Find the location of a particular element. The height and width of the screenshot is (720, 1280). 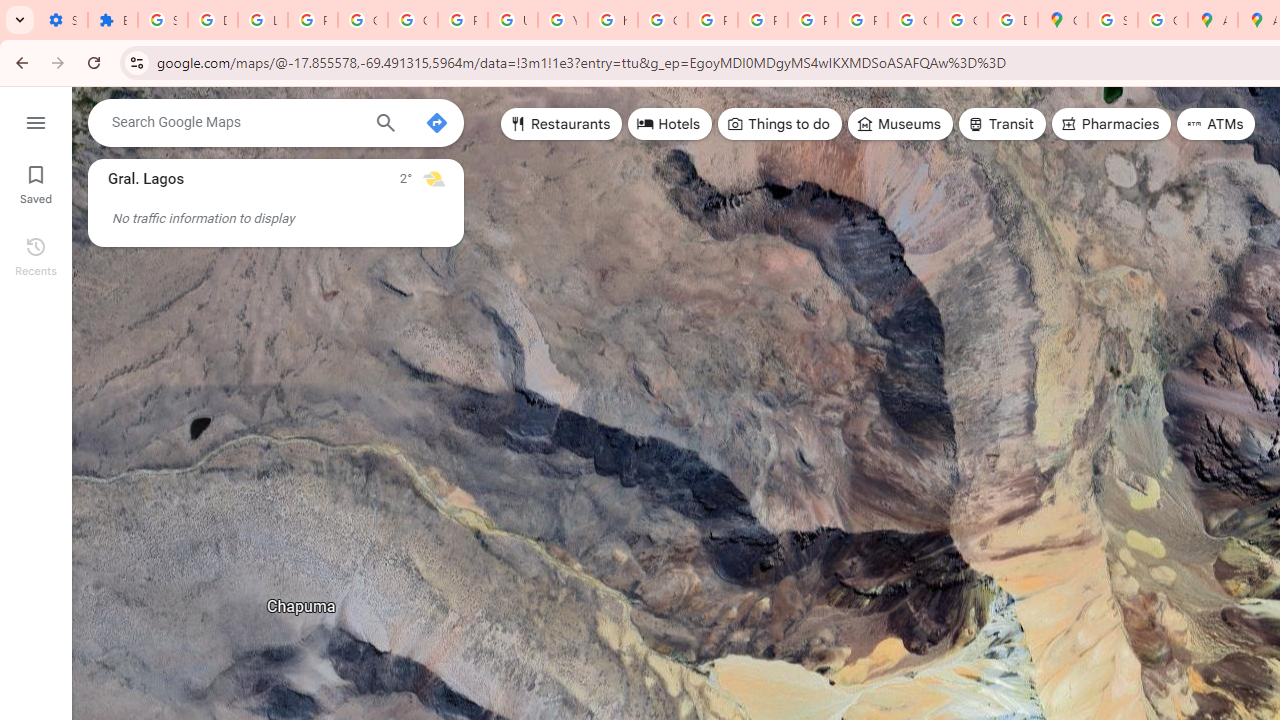

'ATMs' is located at coordinates (1215, 124).